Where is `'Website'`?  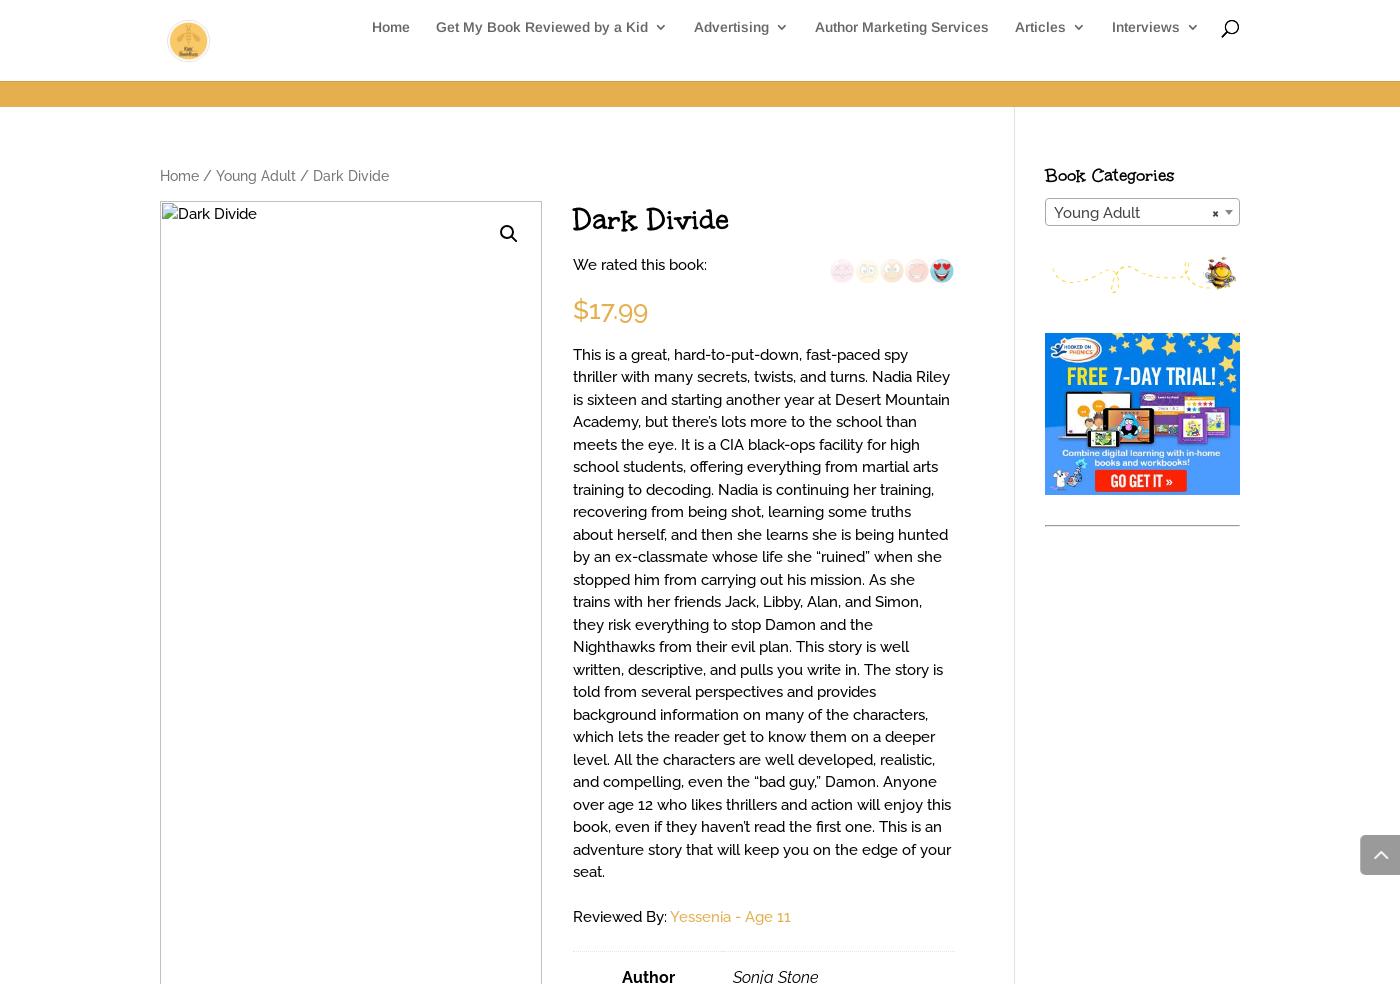
'Website' is located at coordinates (759, 151).